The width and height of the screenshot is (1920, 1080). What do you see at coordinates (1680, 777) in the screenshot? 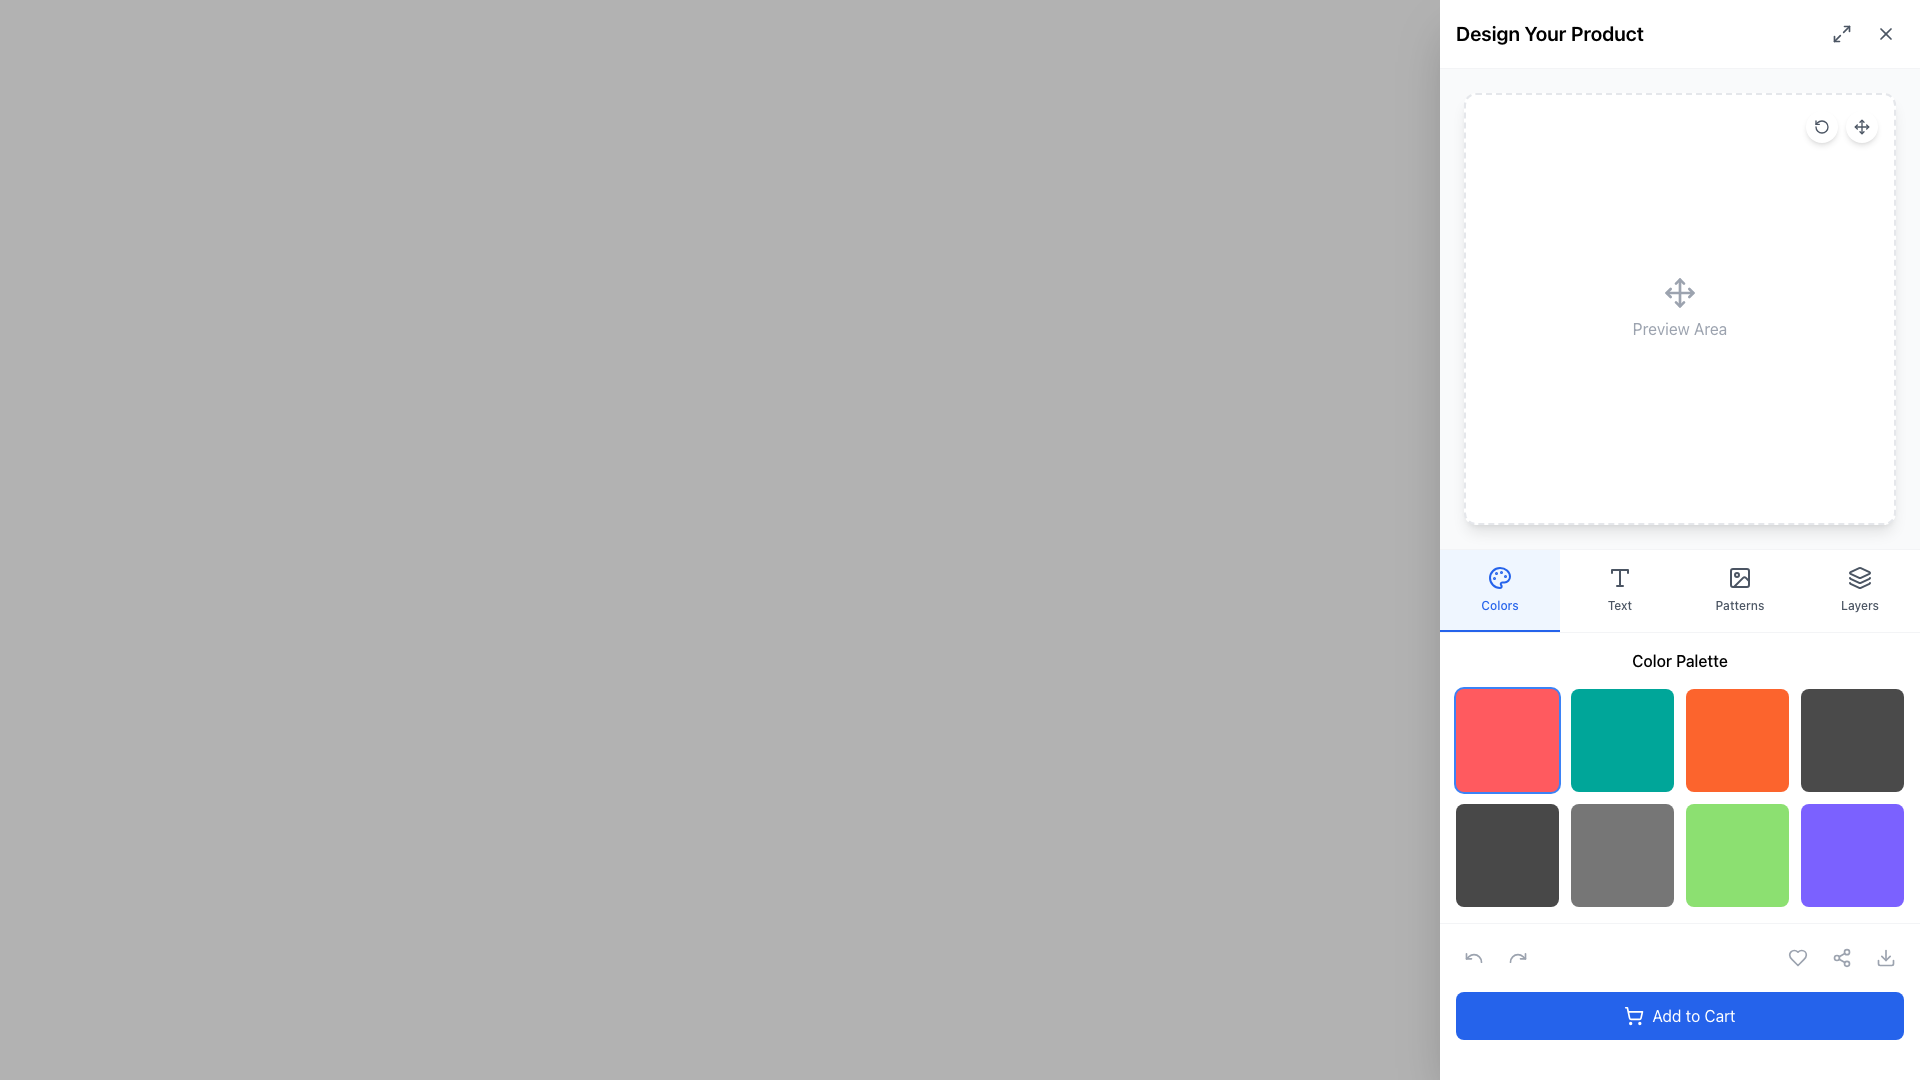
I see `the title 'Color Palette' of the Grid of selectable color options located in the sidebar titled 'Design Your Product.'` at bounding box center [1680, 777].